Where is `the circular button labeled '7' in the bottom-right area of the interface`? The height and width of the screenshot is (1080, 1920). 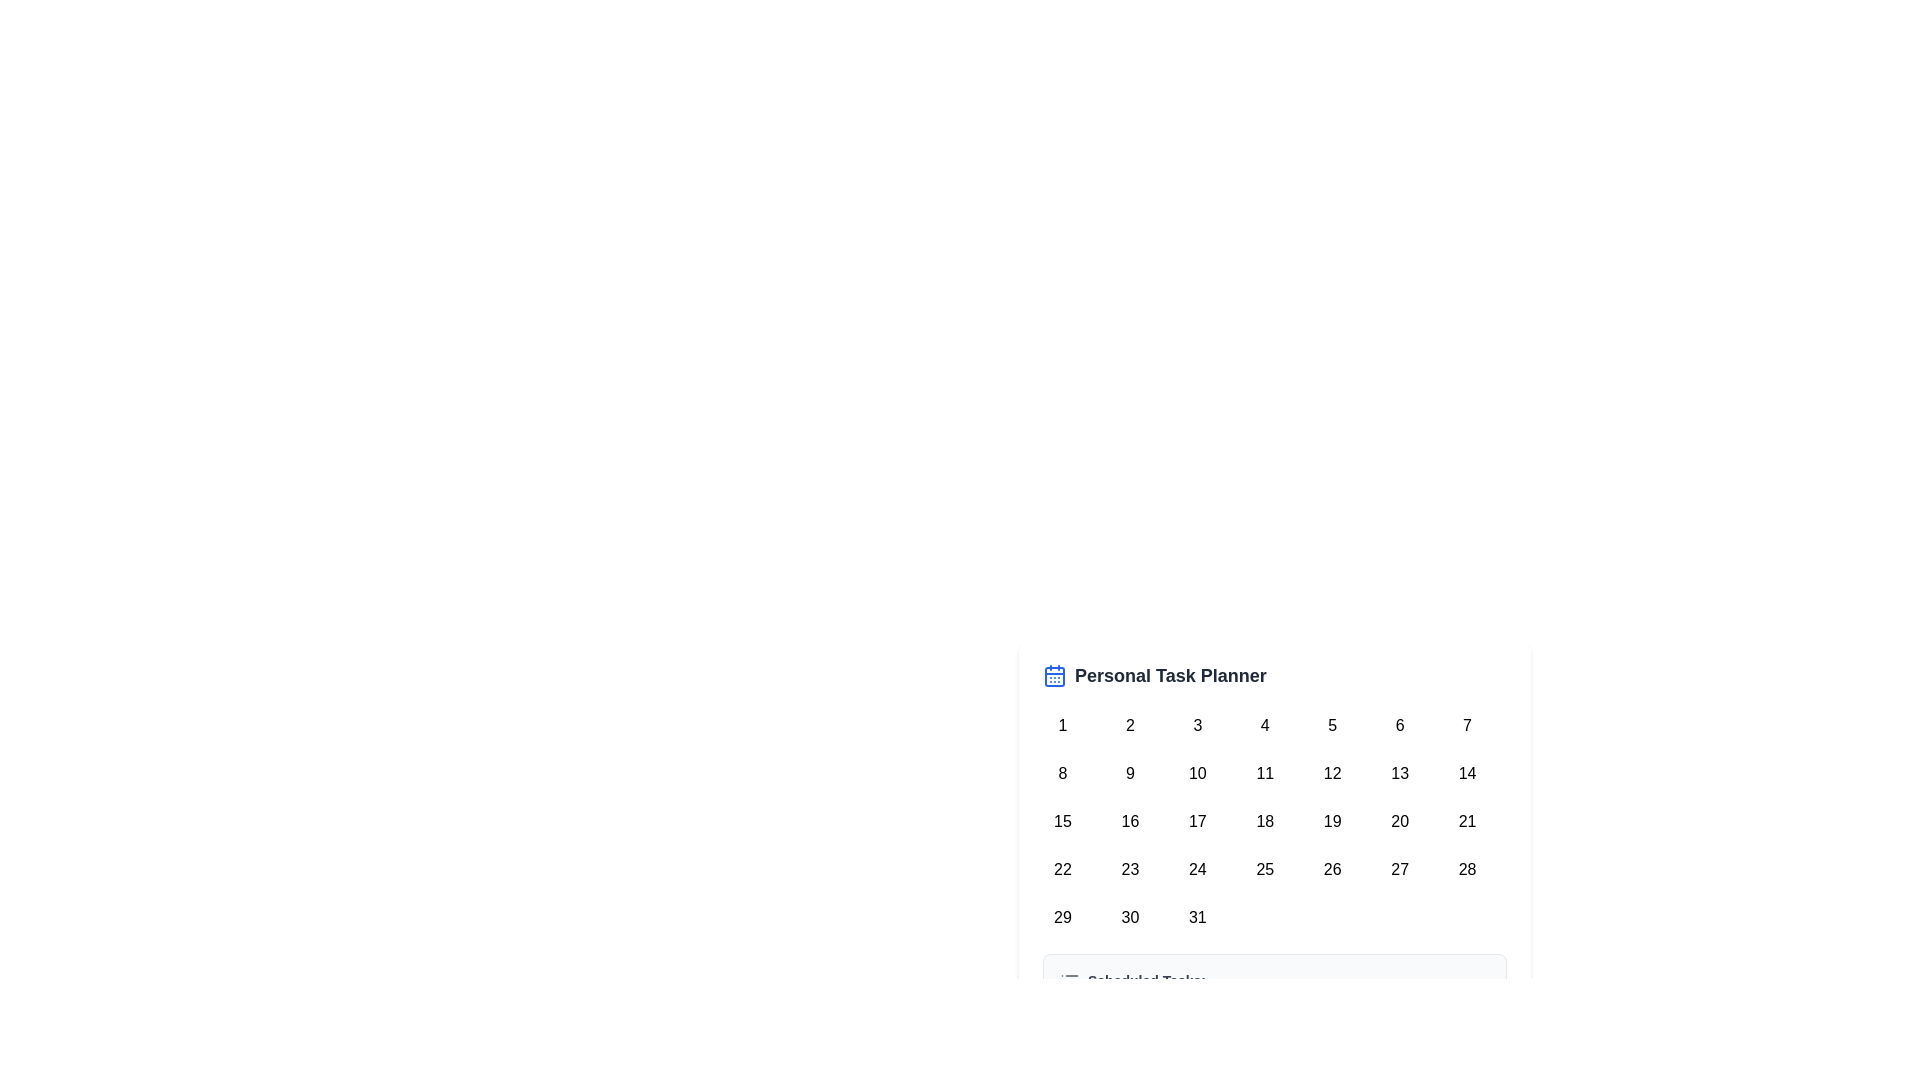 the circular button labeled '7' in the bottom-right area of the interface is located at coordinates (1467, 725).